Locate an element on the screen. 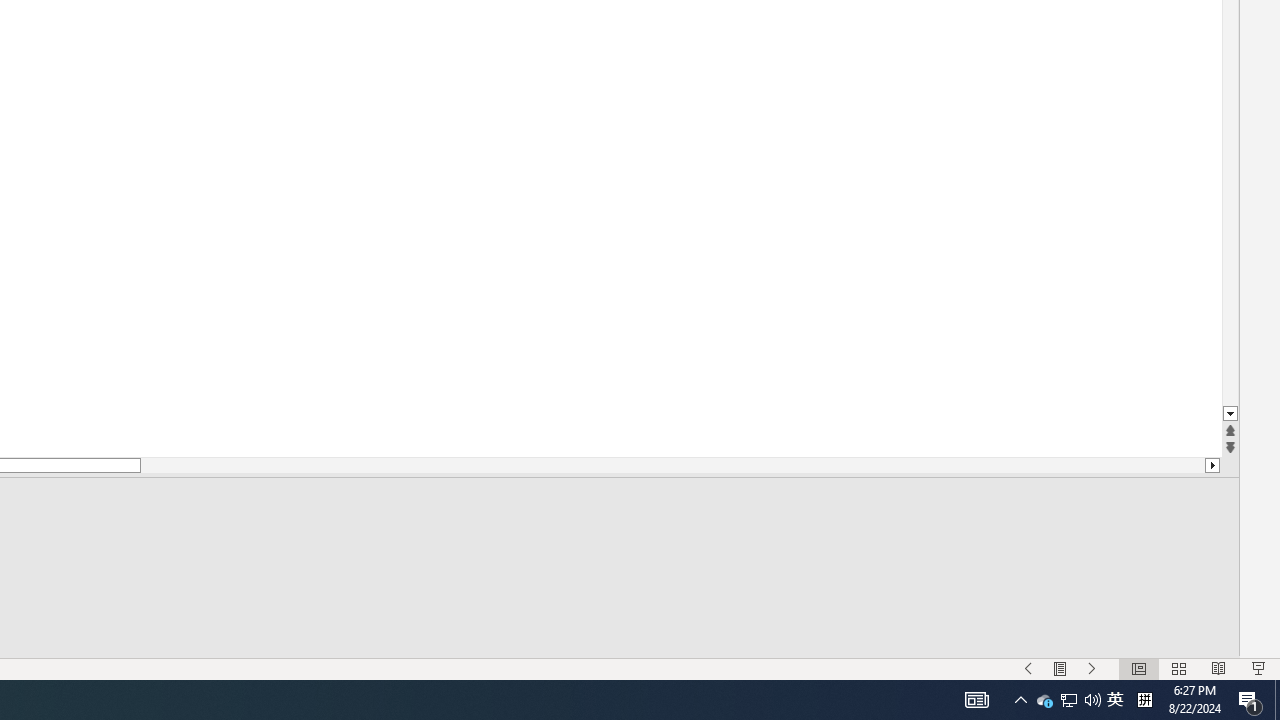 The width and height of the screenshot is (1280, 720). 'Slide Show Previous On' is located at coordinates (1028, 669).